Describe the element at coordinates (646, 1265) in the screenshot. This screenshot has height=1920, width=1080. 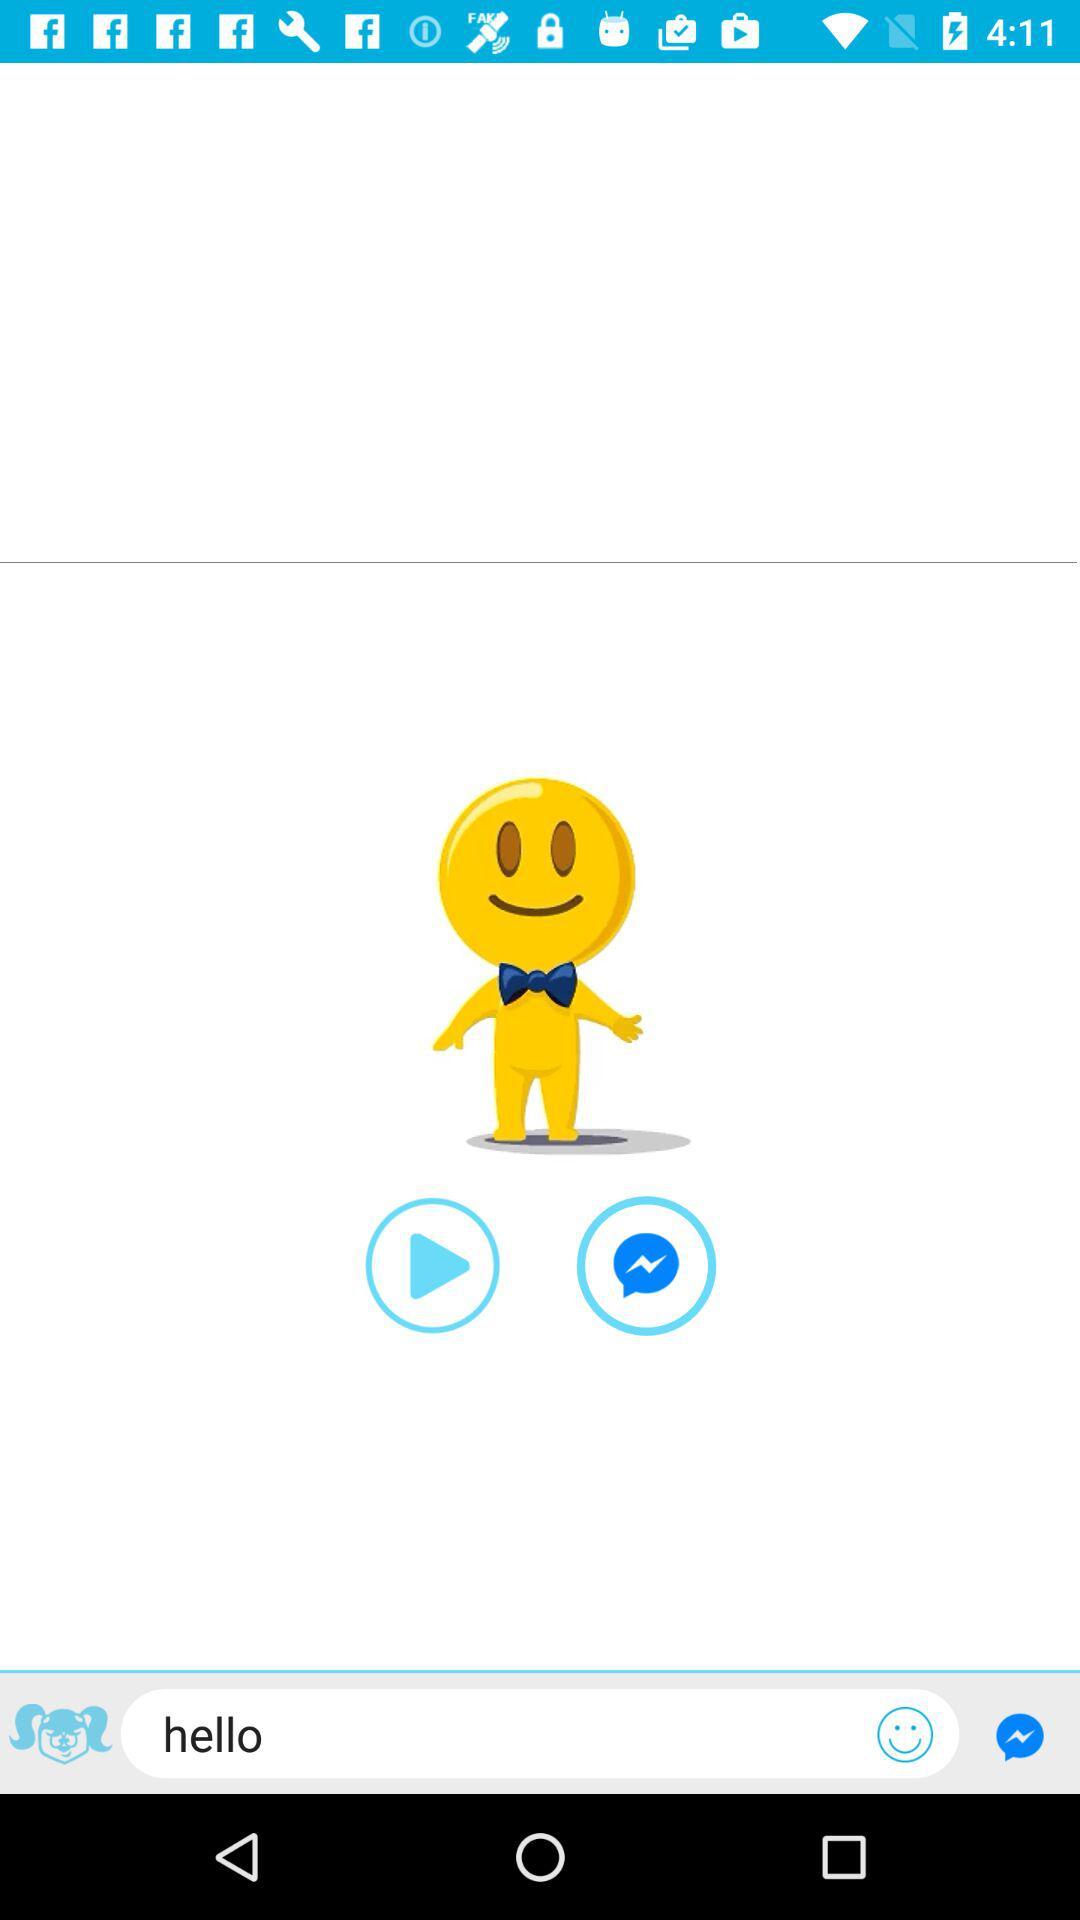
I see `messenger` at that location.